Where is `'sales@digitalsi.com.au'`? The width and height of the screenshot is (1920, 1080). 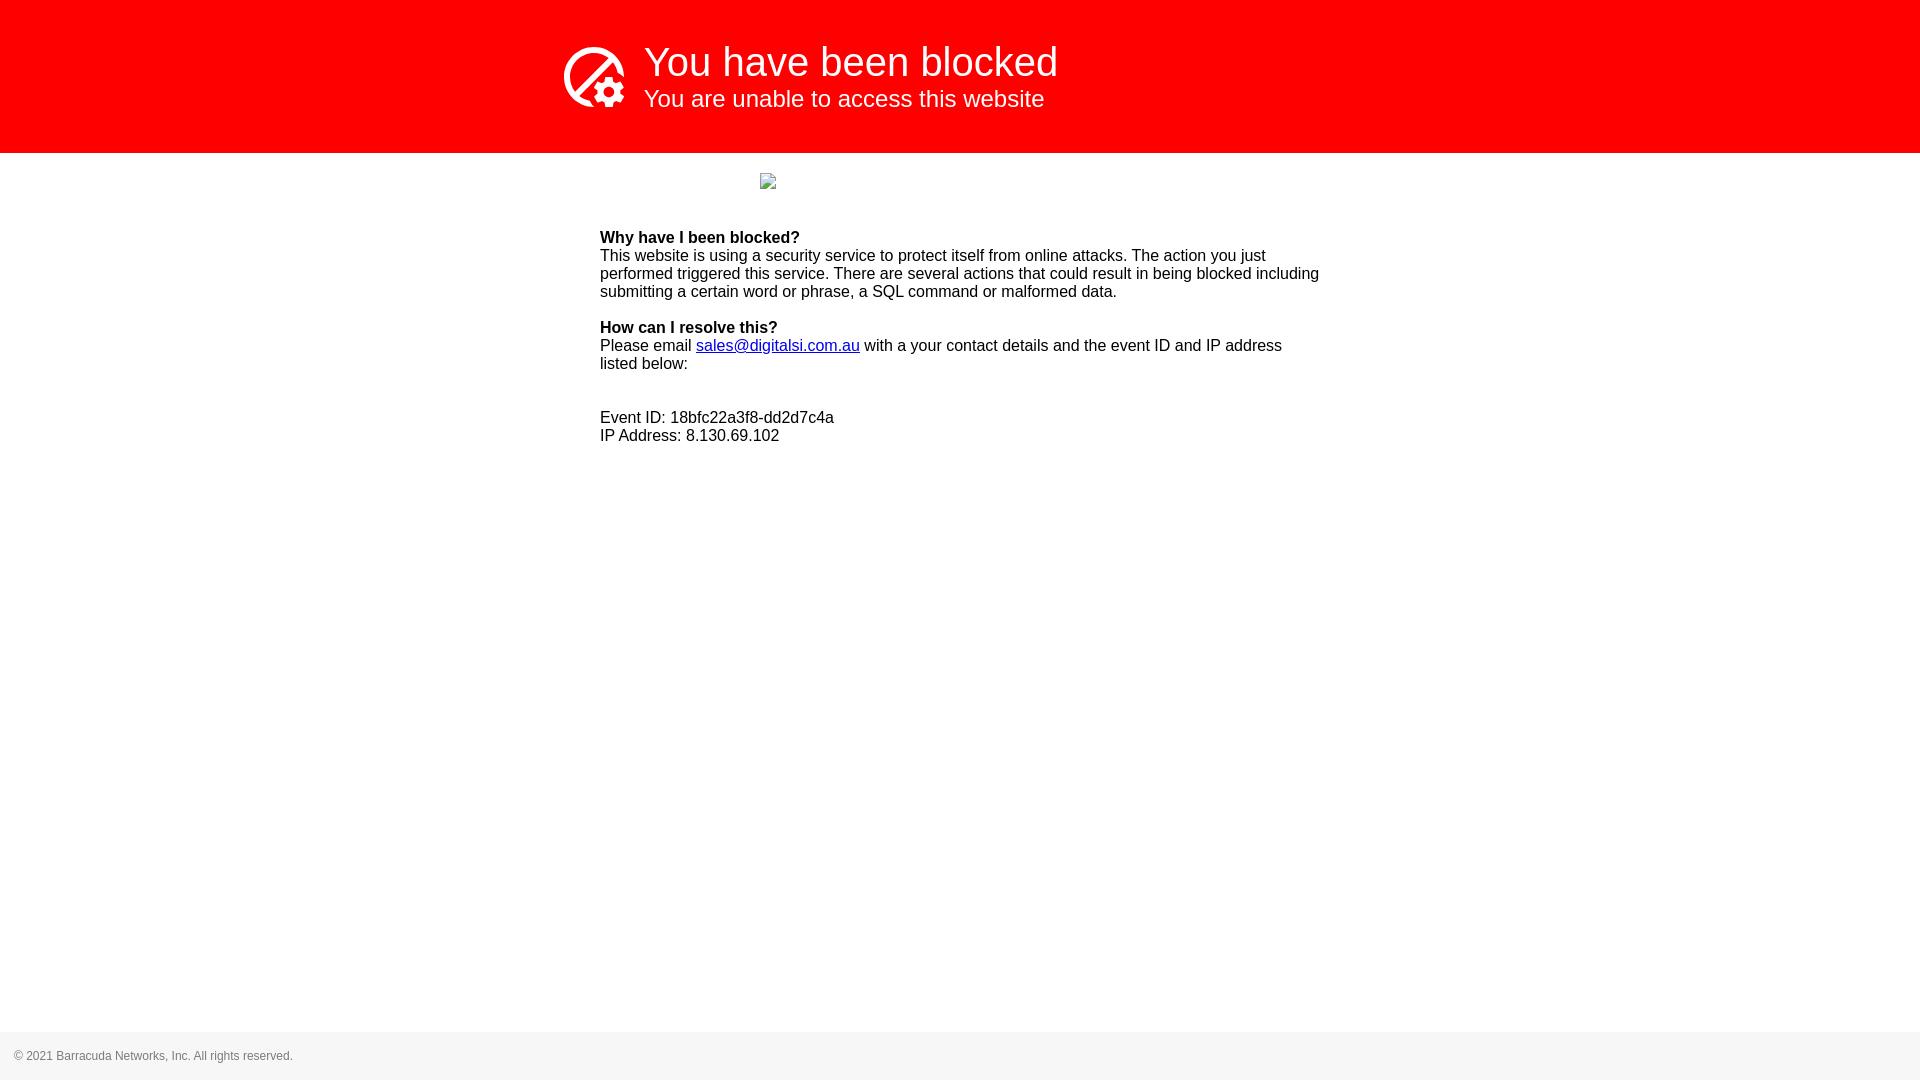
'sales@digitalsi.com.au' is located at coordinates (776, 344).